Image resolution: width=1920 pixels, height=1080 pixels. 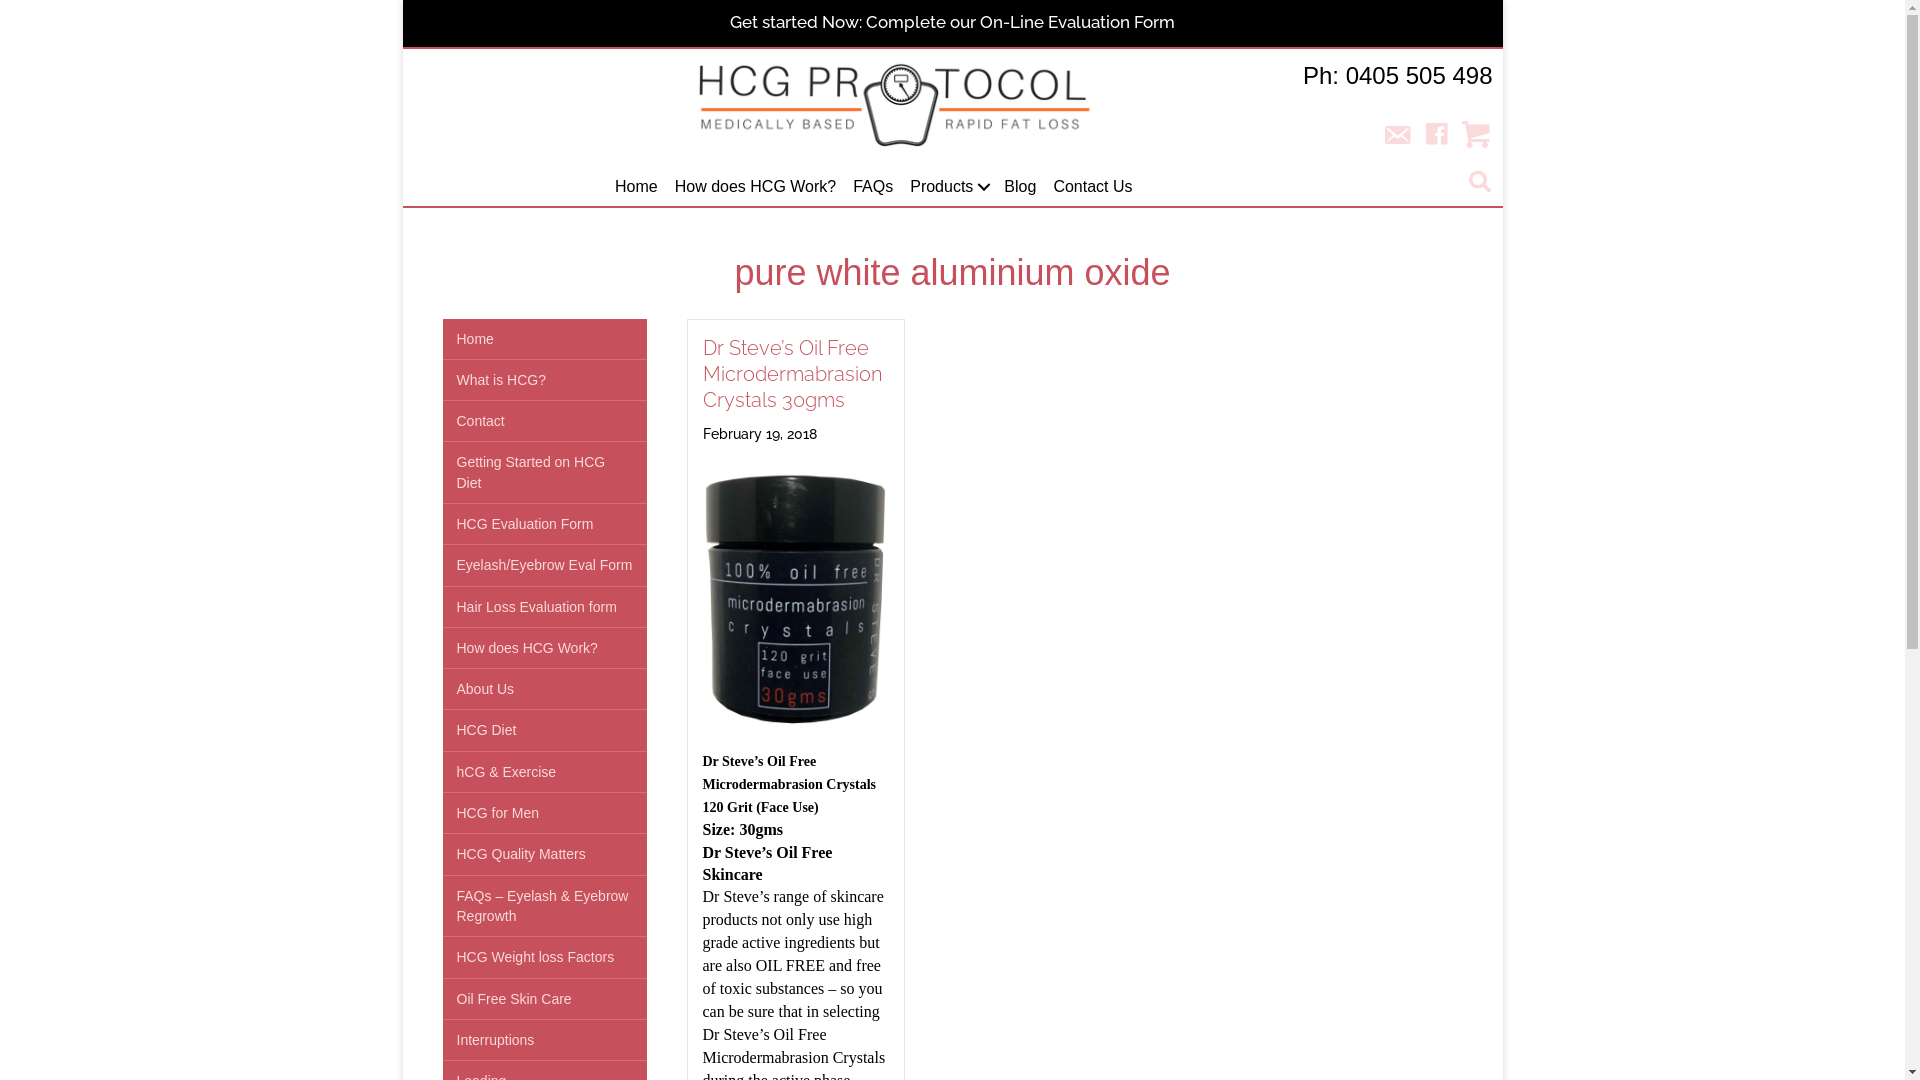 I want to click on 'Contact Us', so click(x=1091, y=186).